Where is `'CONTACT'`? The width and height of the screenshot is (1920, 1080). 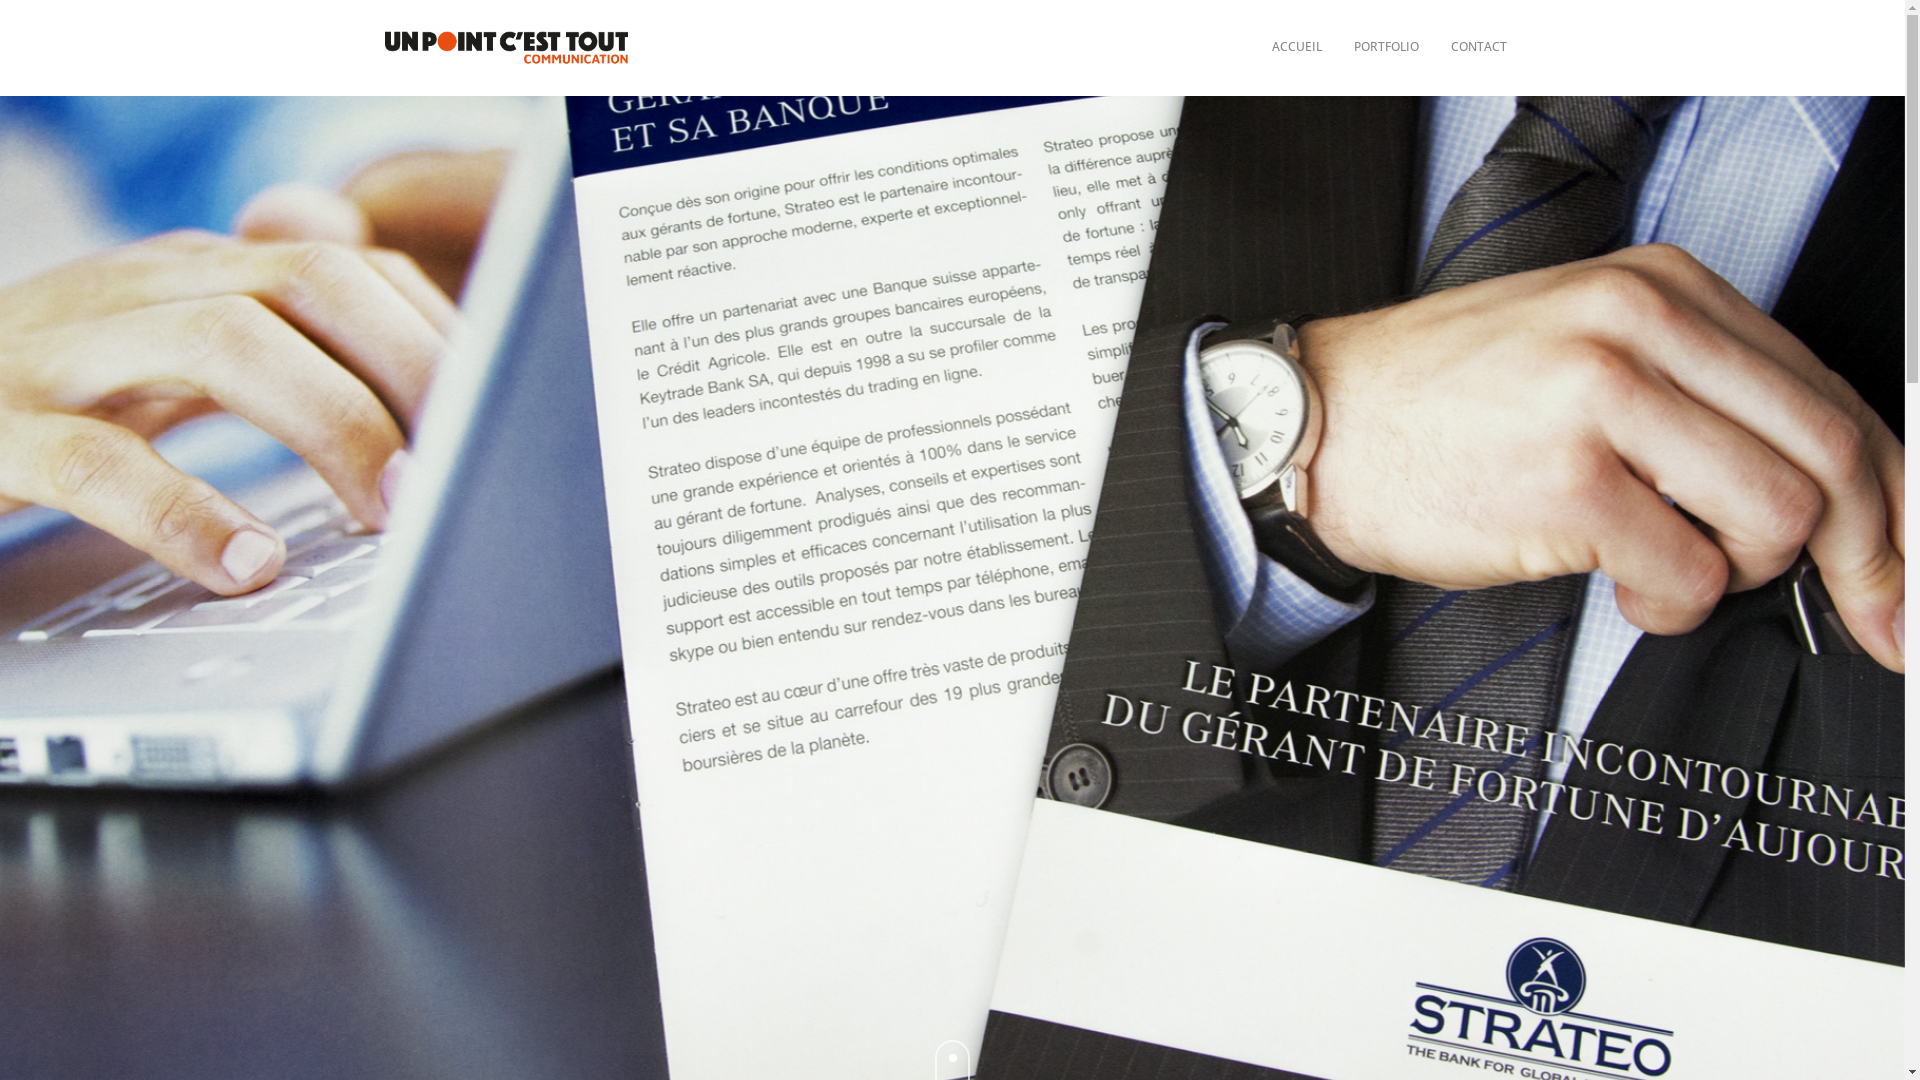
'CONTACT' is located at coordinates (1478, 46).